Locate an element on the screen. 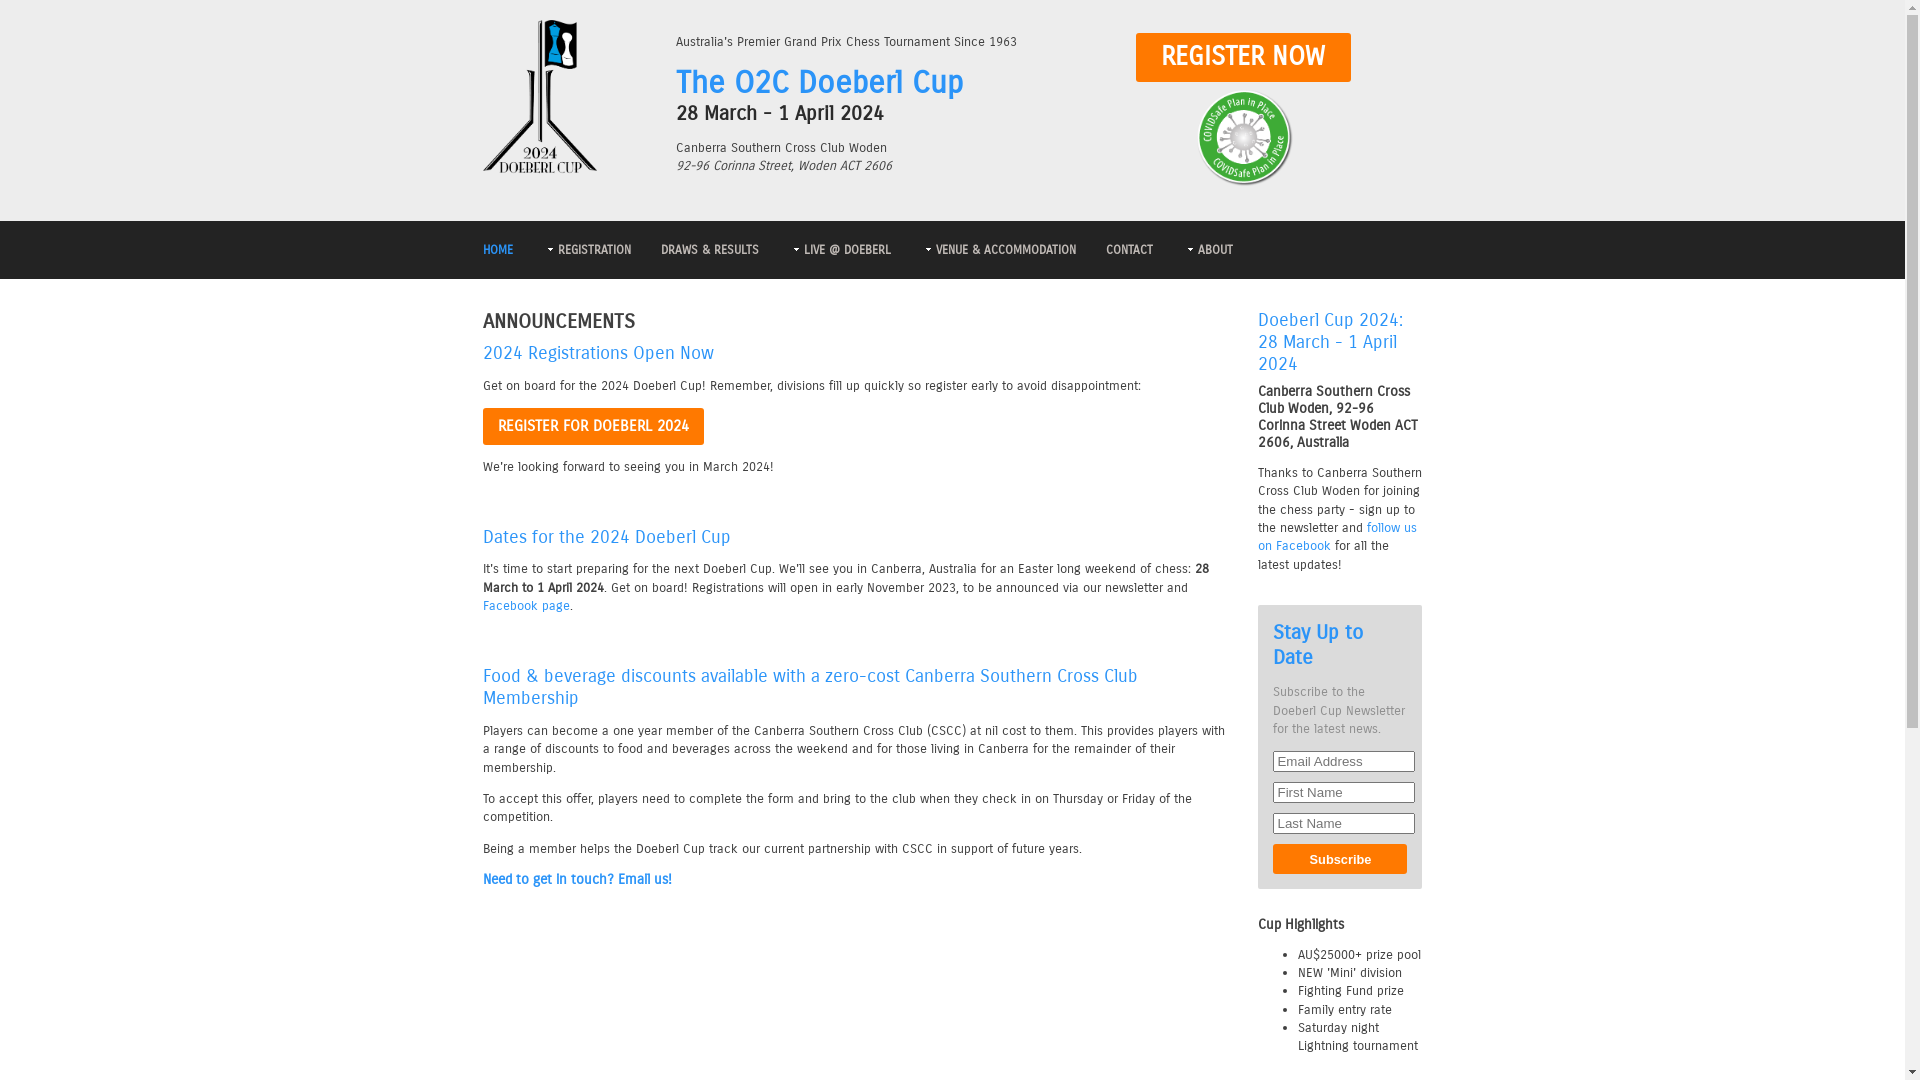 This screenshot has width=1920, height=1080. 'REGISTER NOW' is located at coordinates (1242, 56).